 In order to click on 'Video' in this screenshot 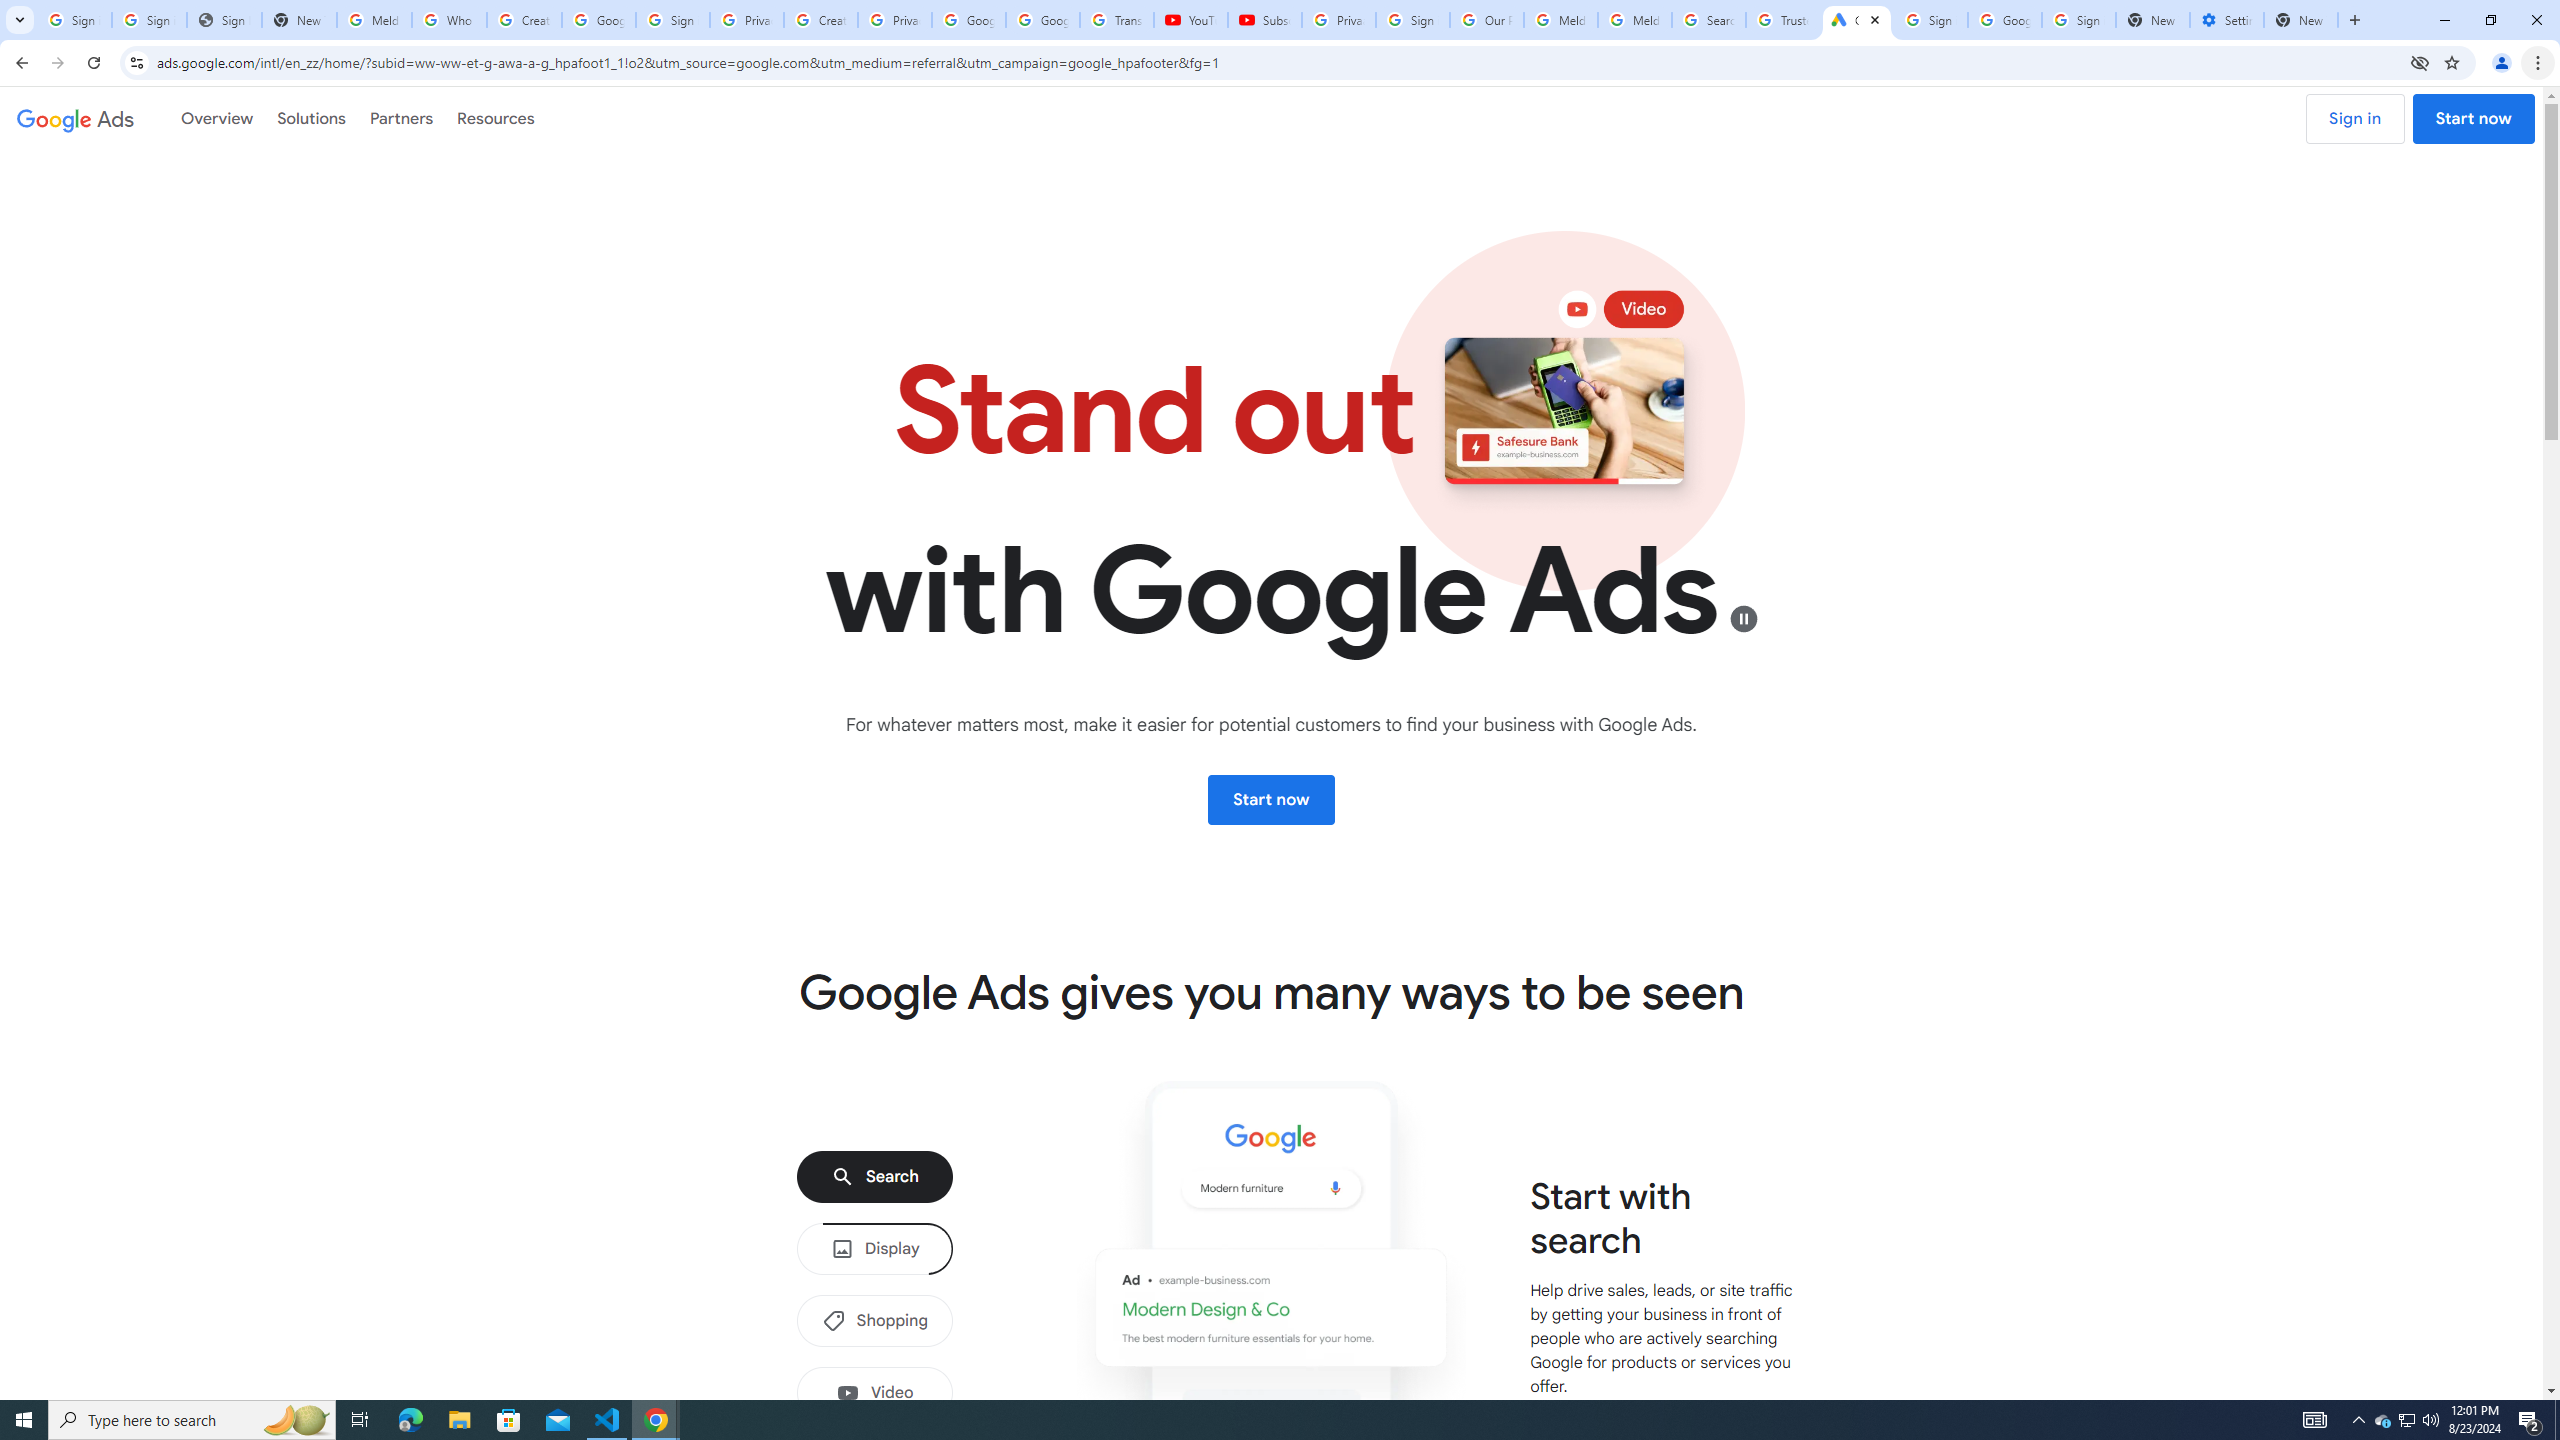, I will do `click(875, 1391)`.